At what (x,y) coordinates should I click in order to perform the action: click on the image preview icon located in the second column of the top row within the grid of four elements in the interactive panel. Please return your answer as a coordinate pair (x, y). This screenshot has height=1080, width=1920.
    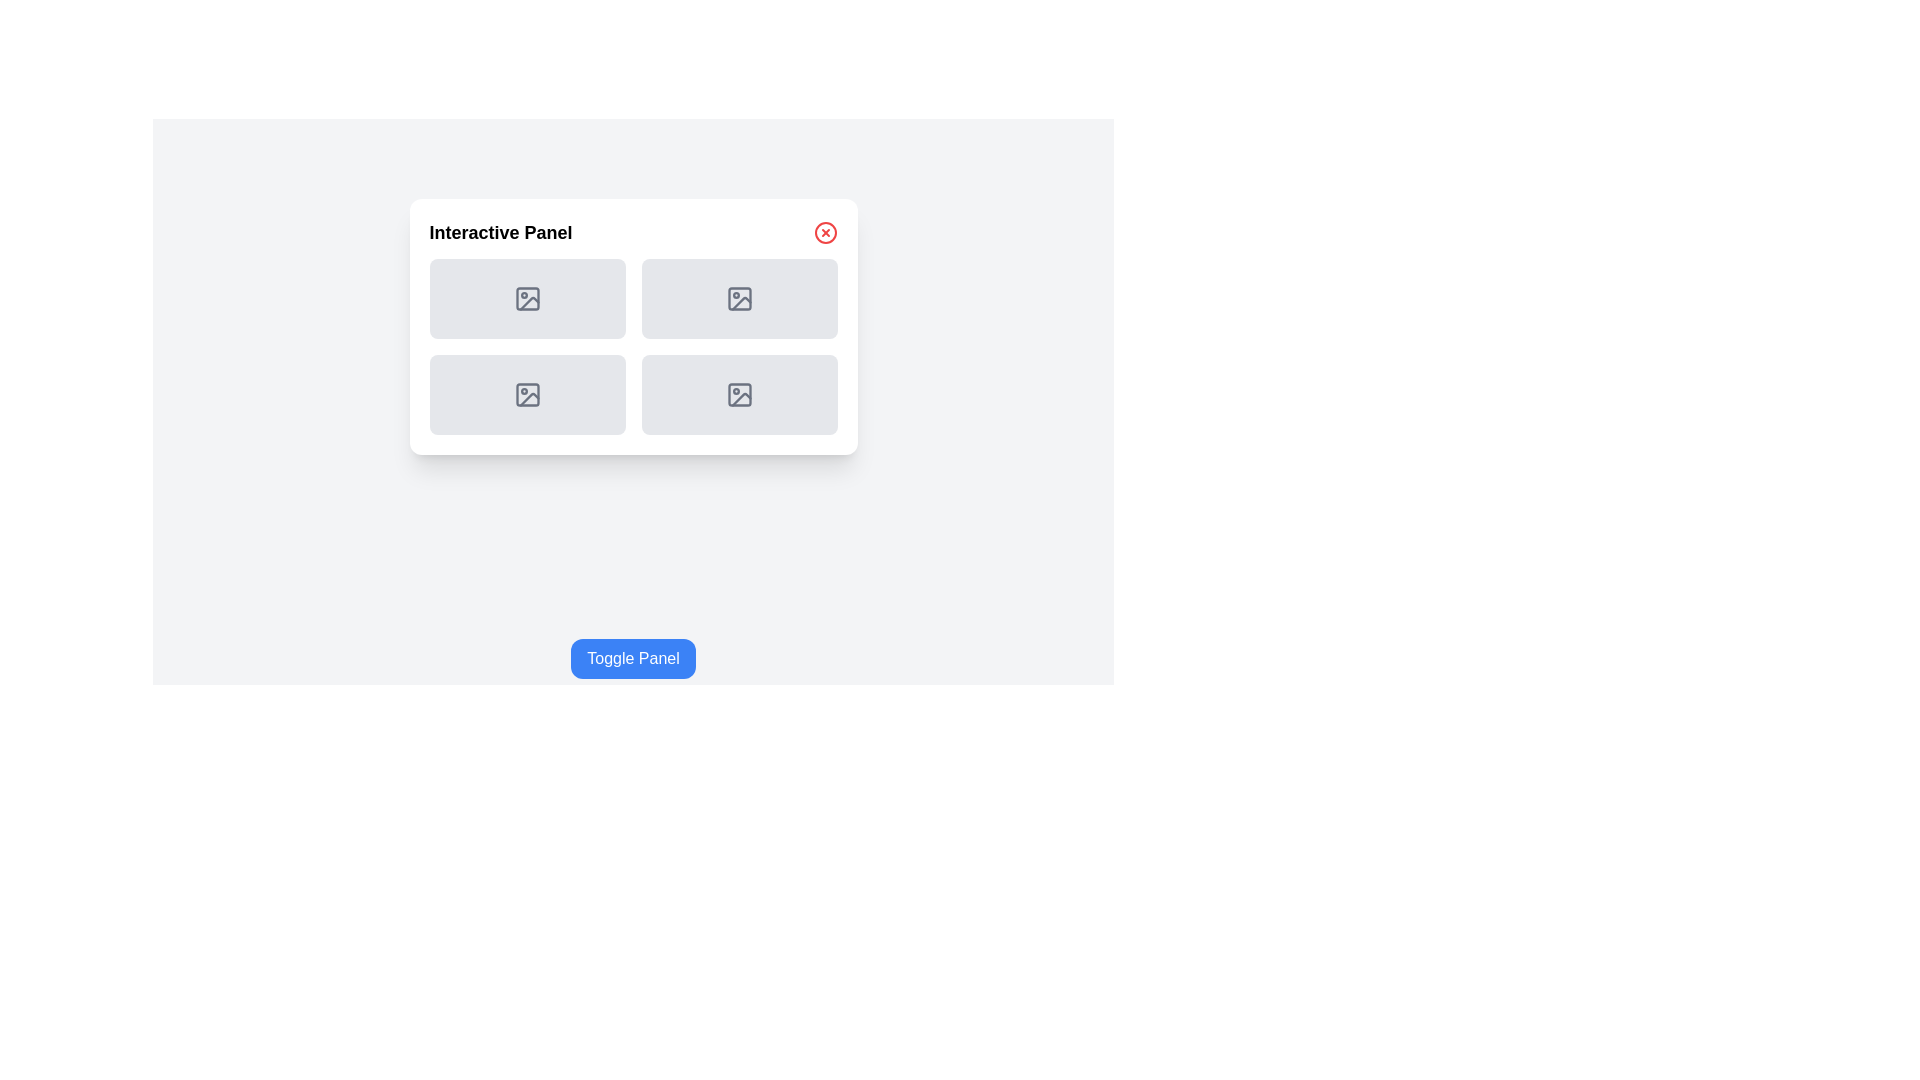
    Looking at the image, I should click on (738, 299).